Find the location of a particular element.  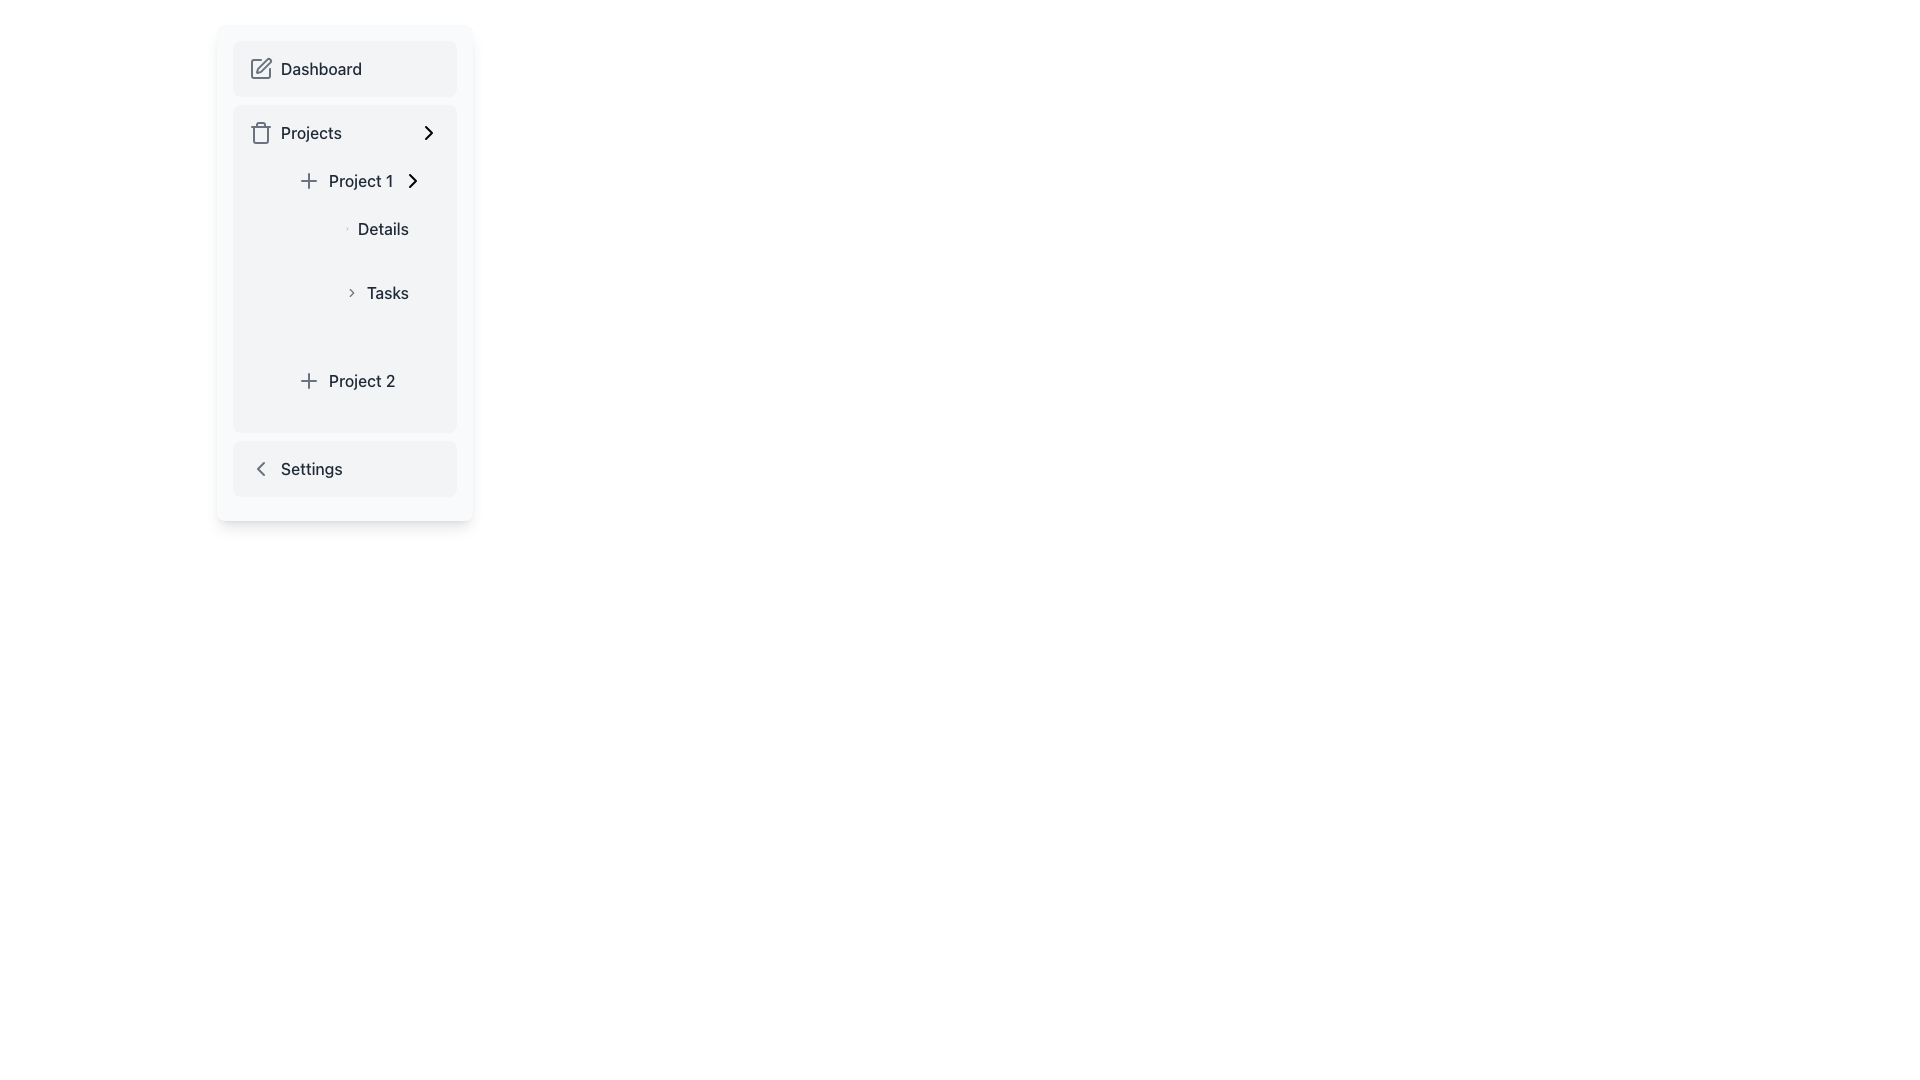

the fourth item in the vertical navigation menu for 'Project 2' is located at coordinates (360, 381).